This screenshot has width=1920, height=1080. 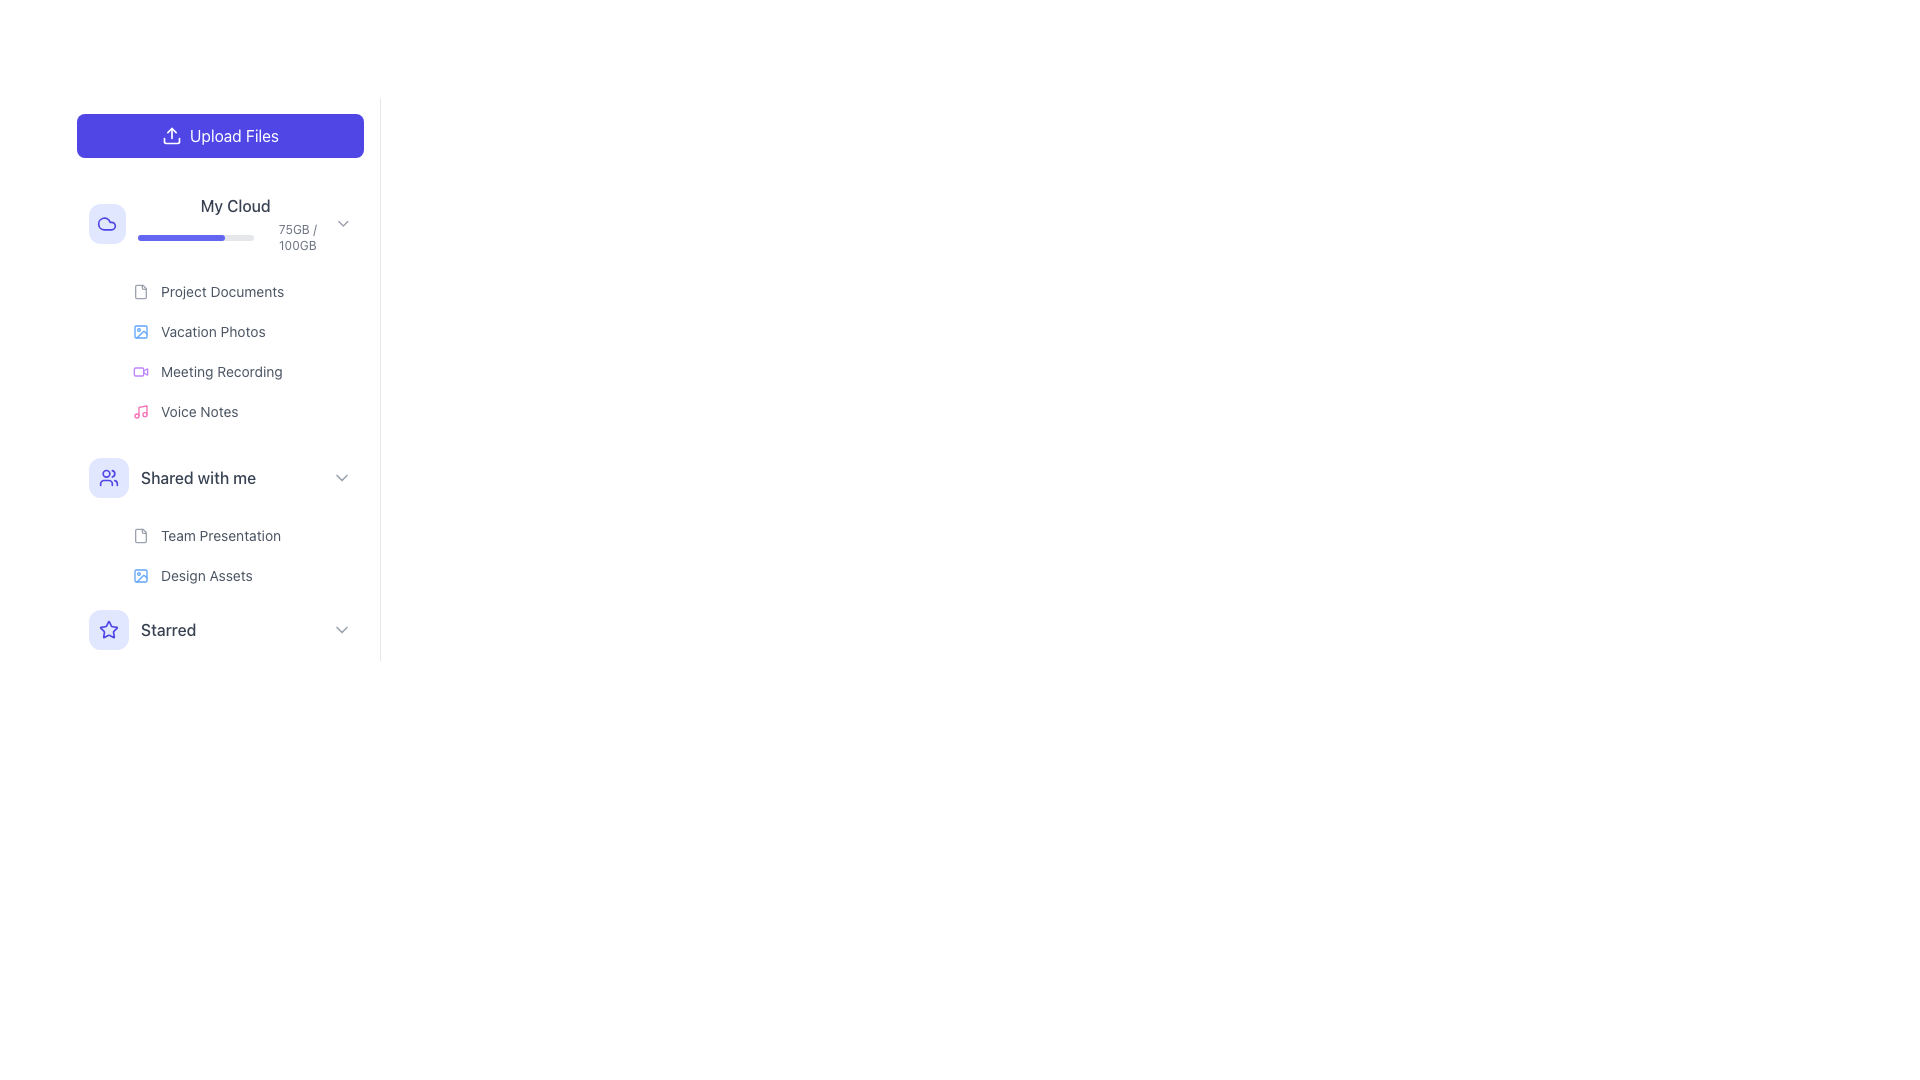 I want to click on the 'Team Presentation' file list item, which displays a document icon and a '15MB' label, located in the 'Shared with me' section, so click(x=243, y=535).